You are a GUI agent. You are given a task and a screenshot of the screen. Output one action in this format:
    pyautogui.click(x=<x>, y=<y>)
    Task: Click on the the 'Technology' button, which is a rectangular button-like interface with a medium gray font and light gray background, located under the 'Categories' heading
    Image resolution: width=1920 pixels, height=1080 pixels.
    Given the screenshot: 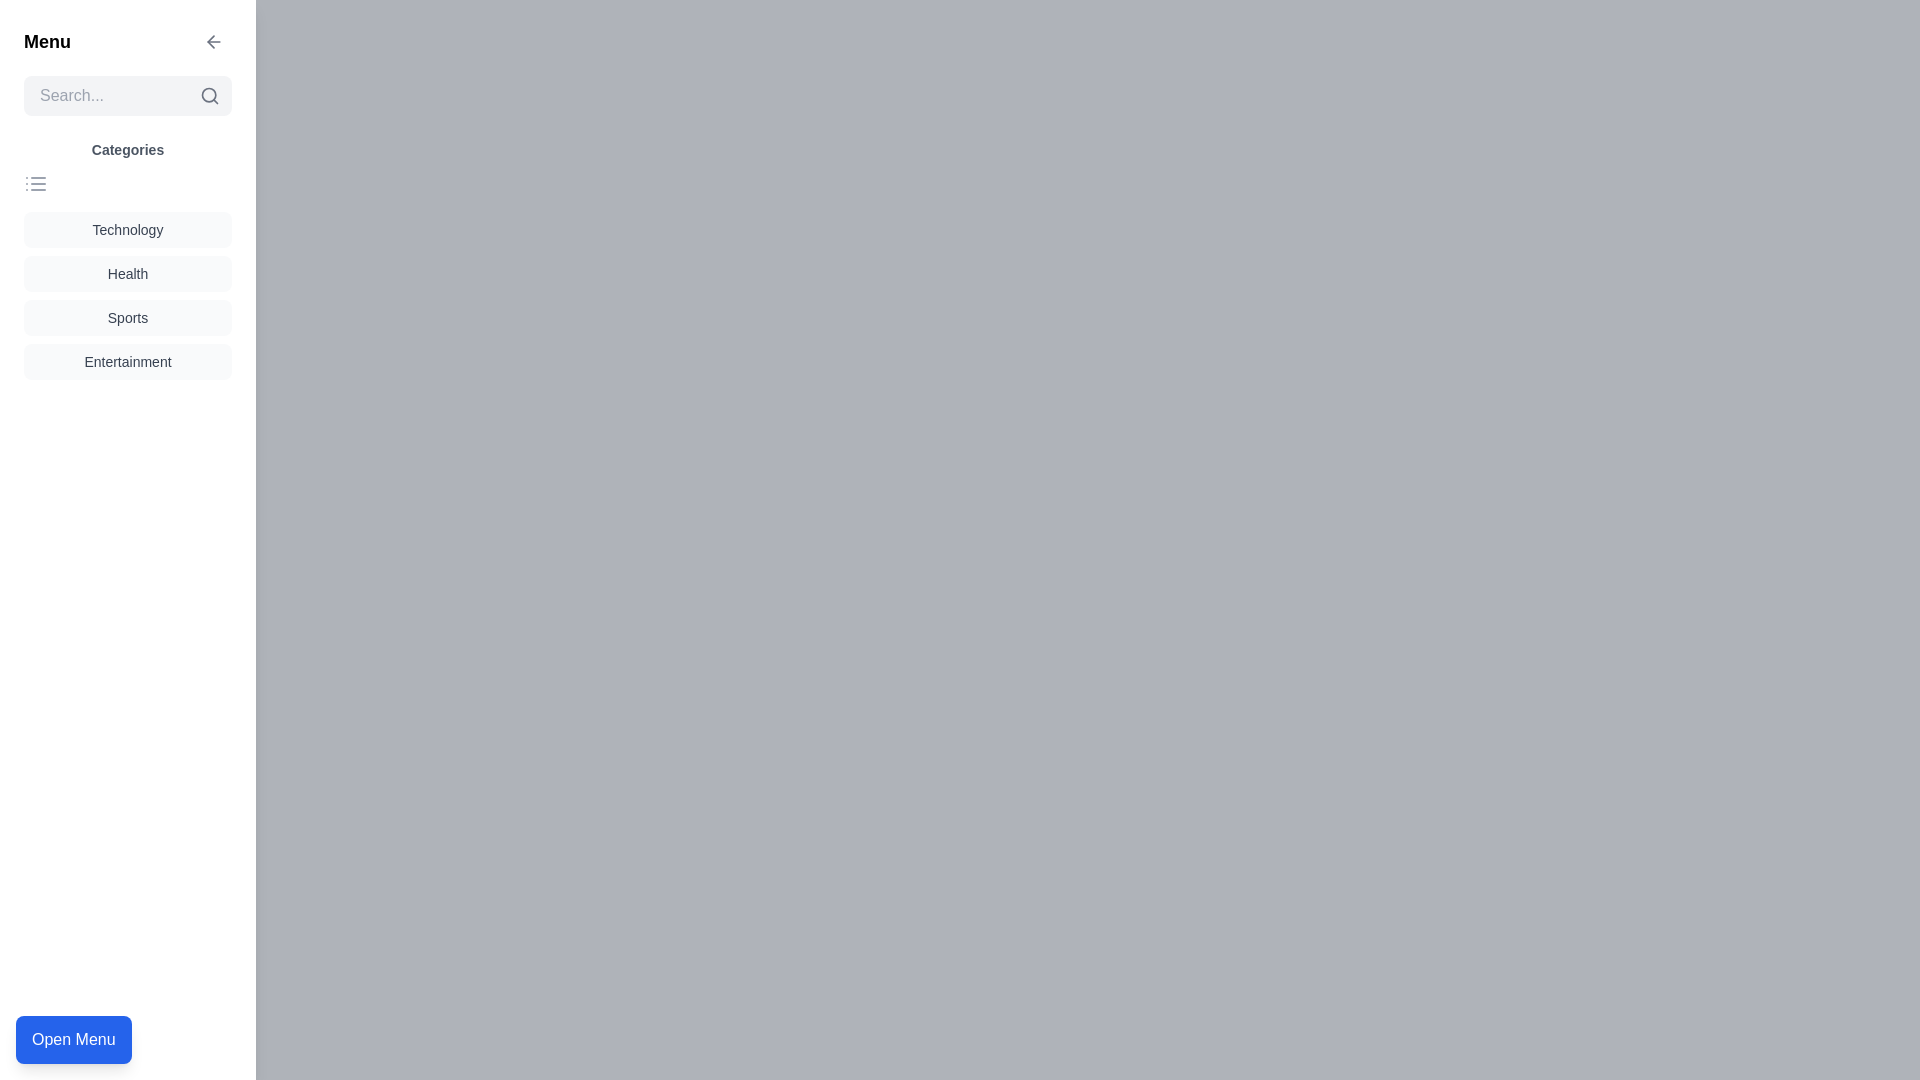 What is the action you would take?
    pyautogui.click(x=127, y=229)
    